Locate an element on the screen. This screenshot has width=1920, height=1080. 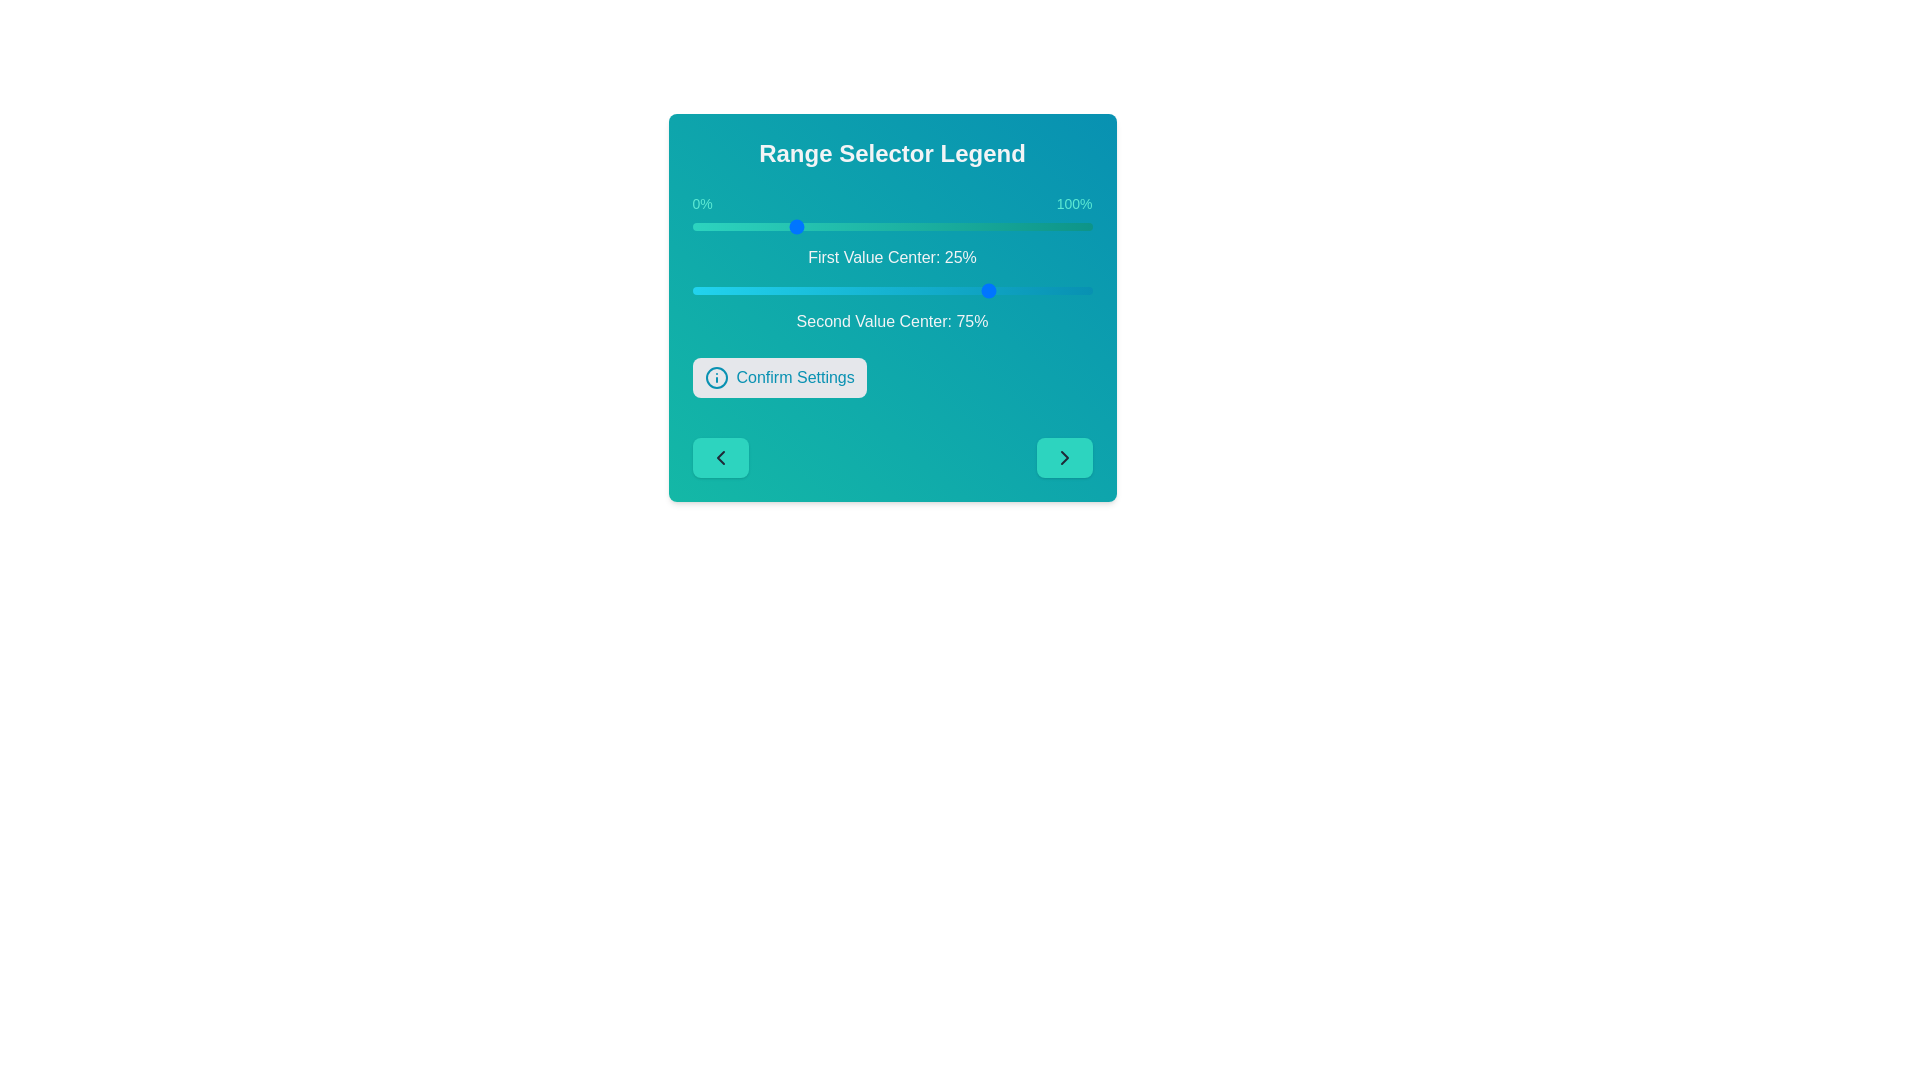
the back navigation icon located in the bottom-left corner of the interface is located at coordinates (720, 458).